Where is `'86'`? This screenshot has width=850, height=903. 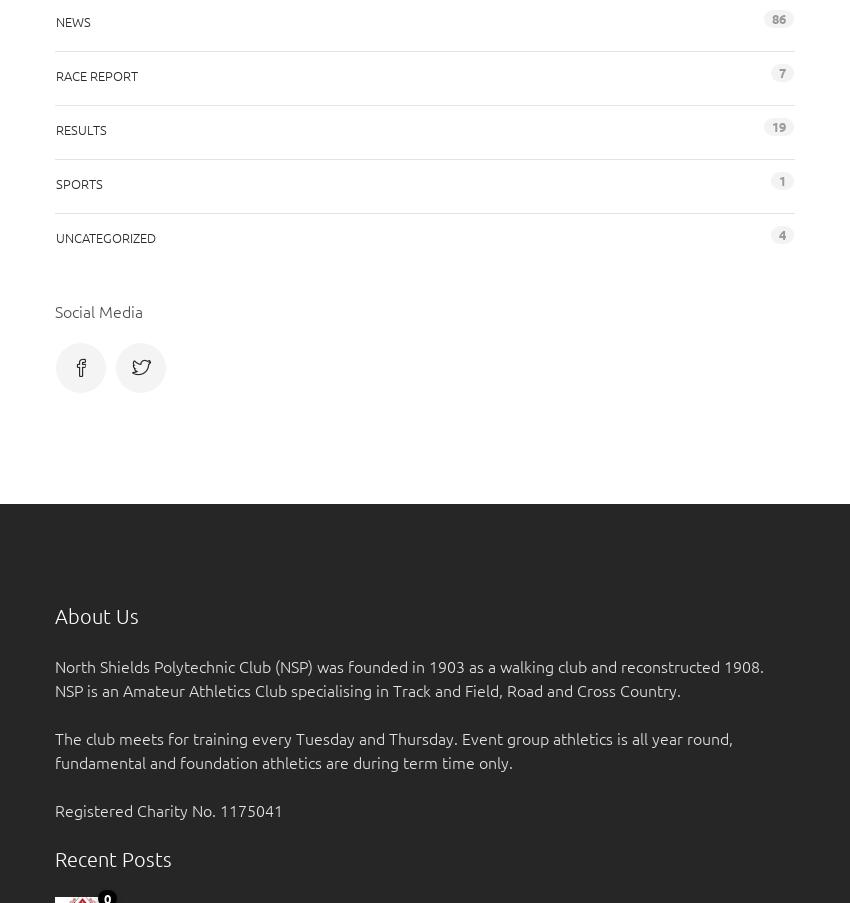 '86' is located at coordinates (778, 16).